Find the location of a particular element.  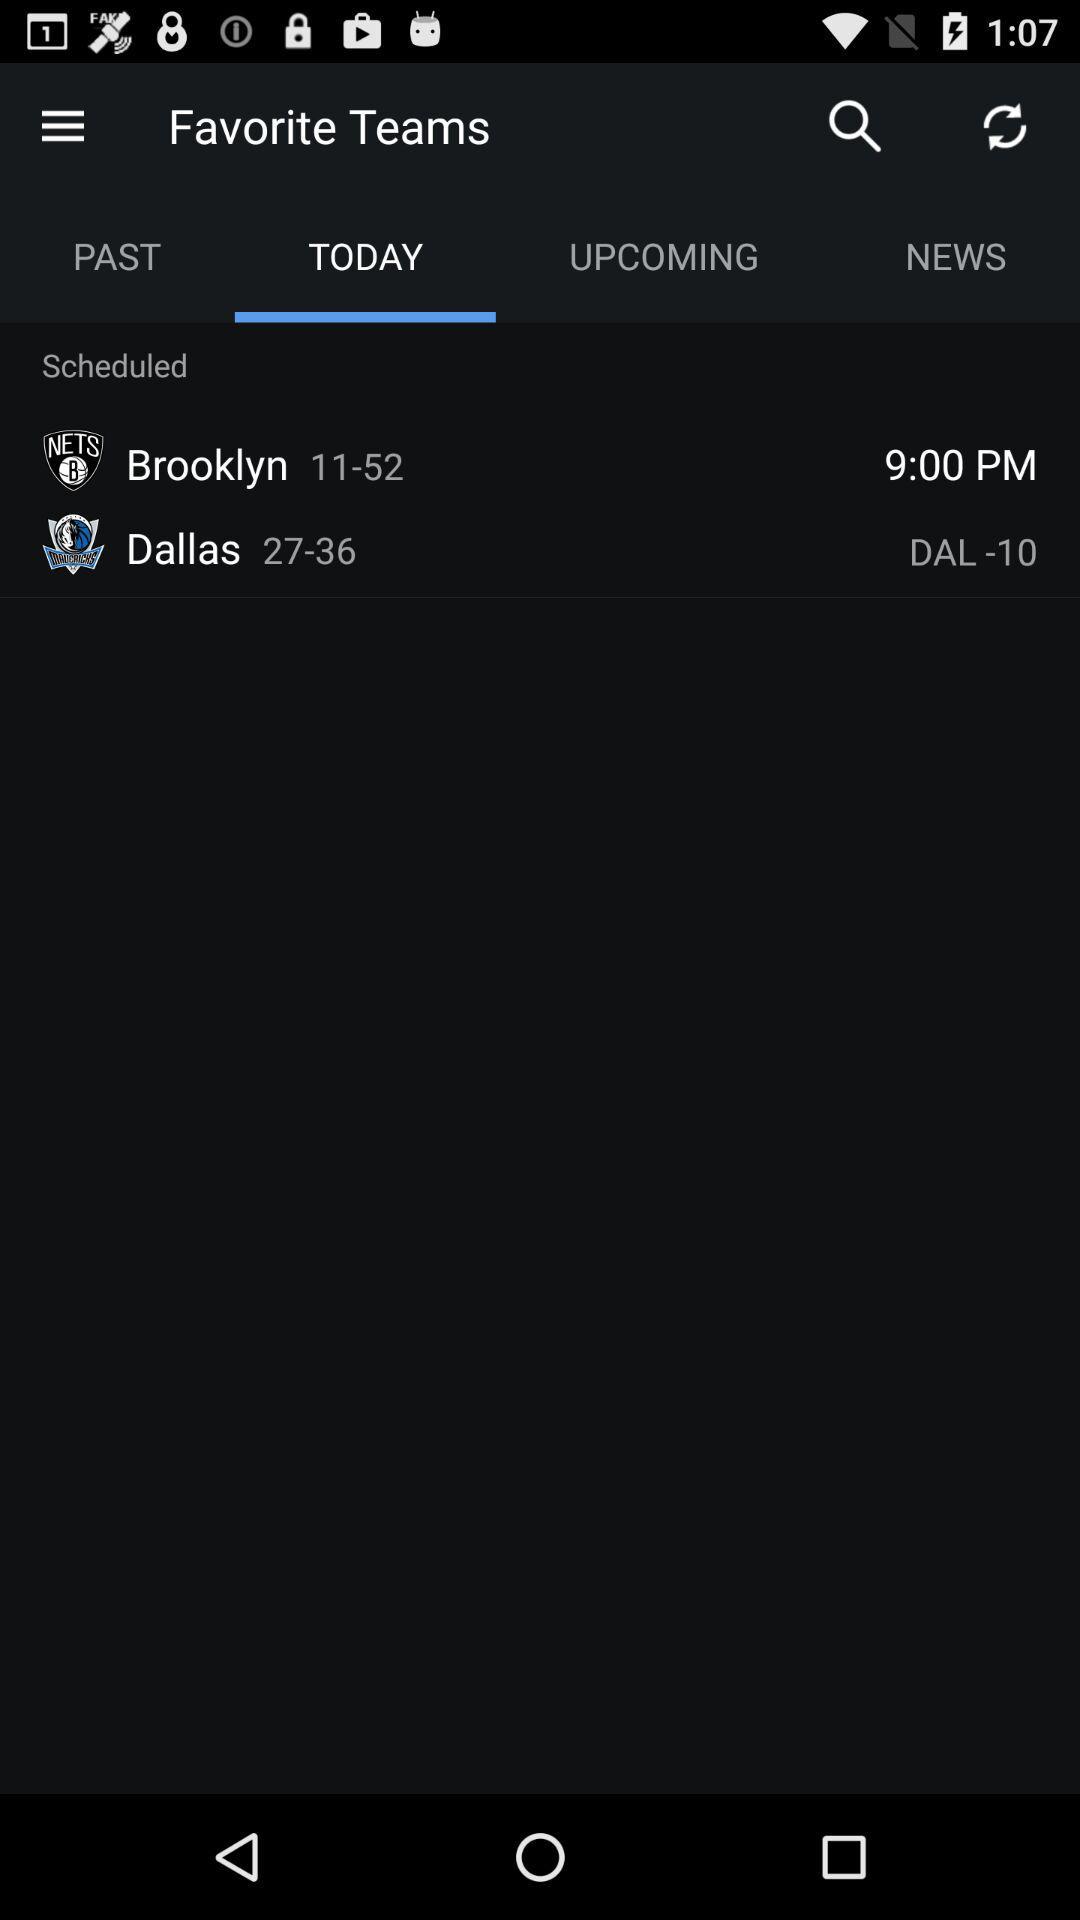

menu is located at coordinates (61, 124).